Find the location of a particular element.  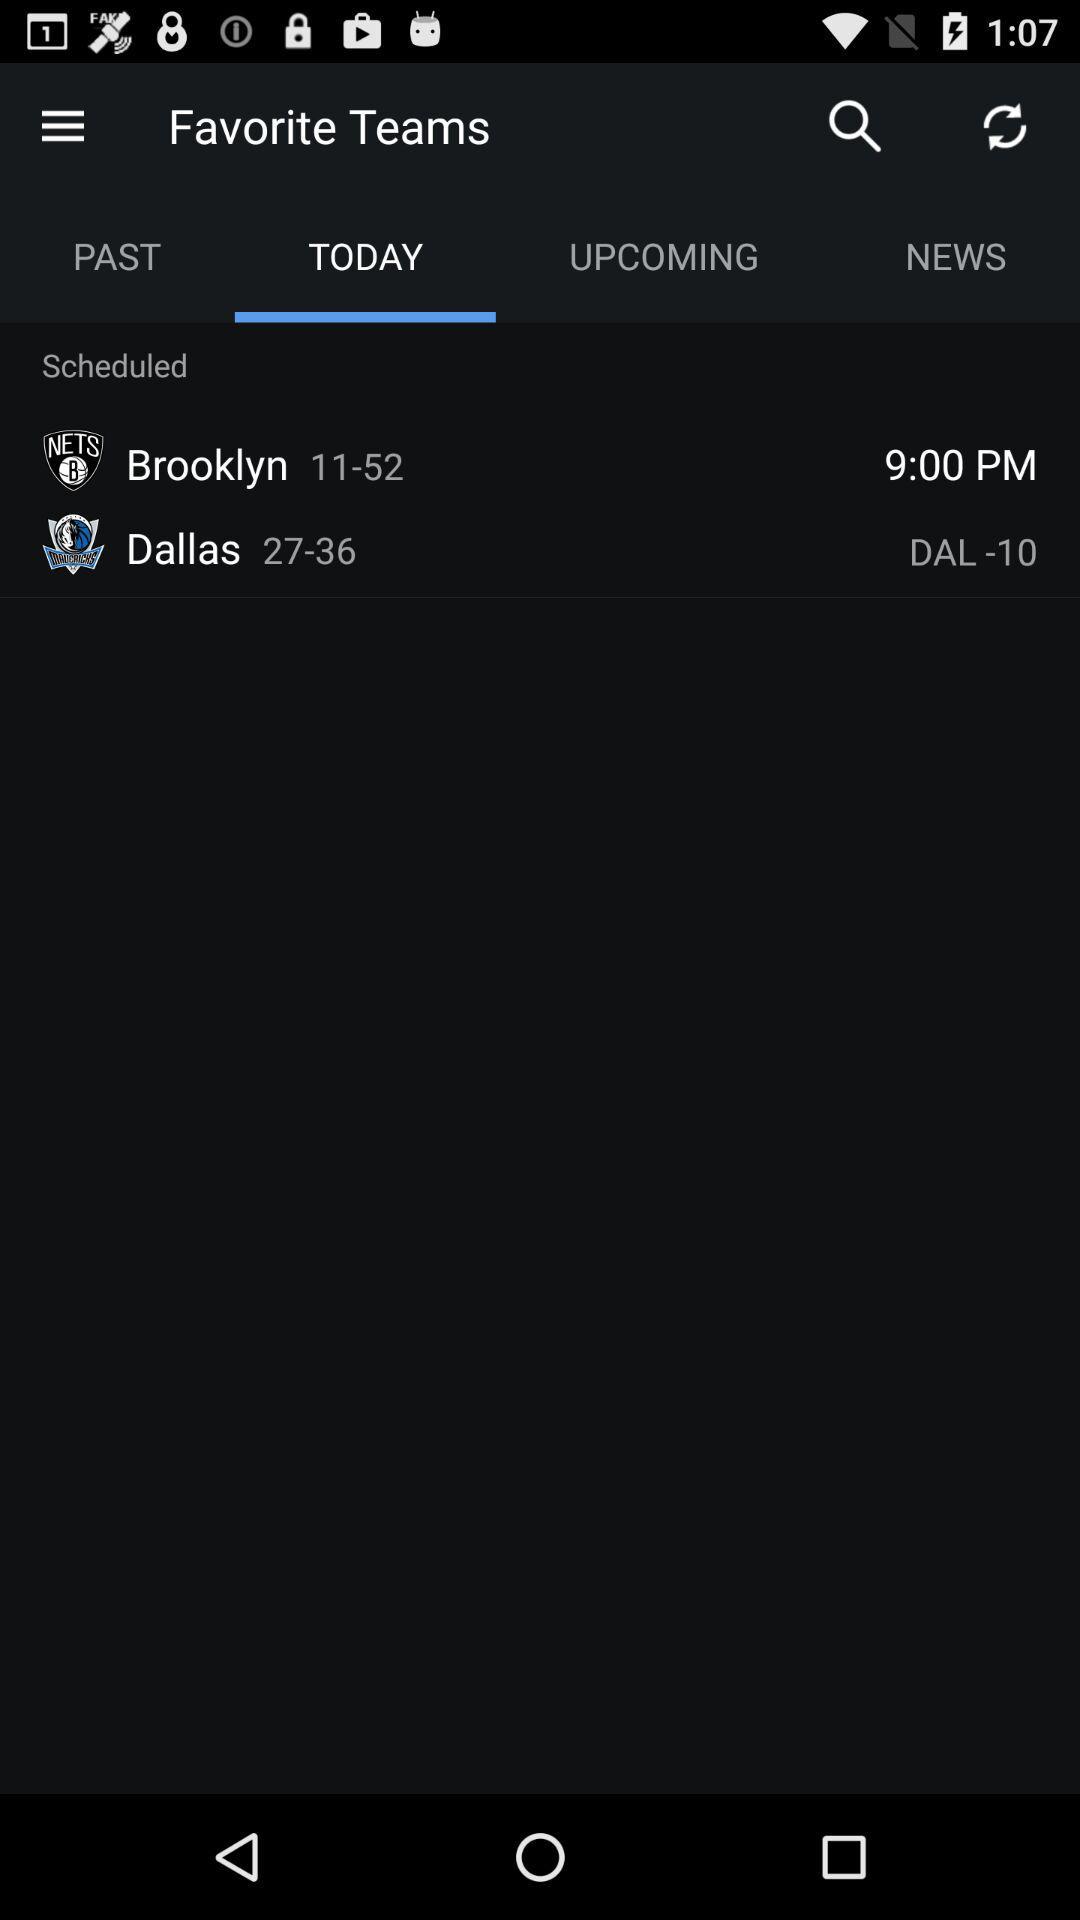

menu is located at coordinates (61, 124).